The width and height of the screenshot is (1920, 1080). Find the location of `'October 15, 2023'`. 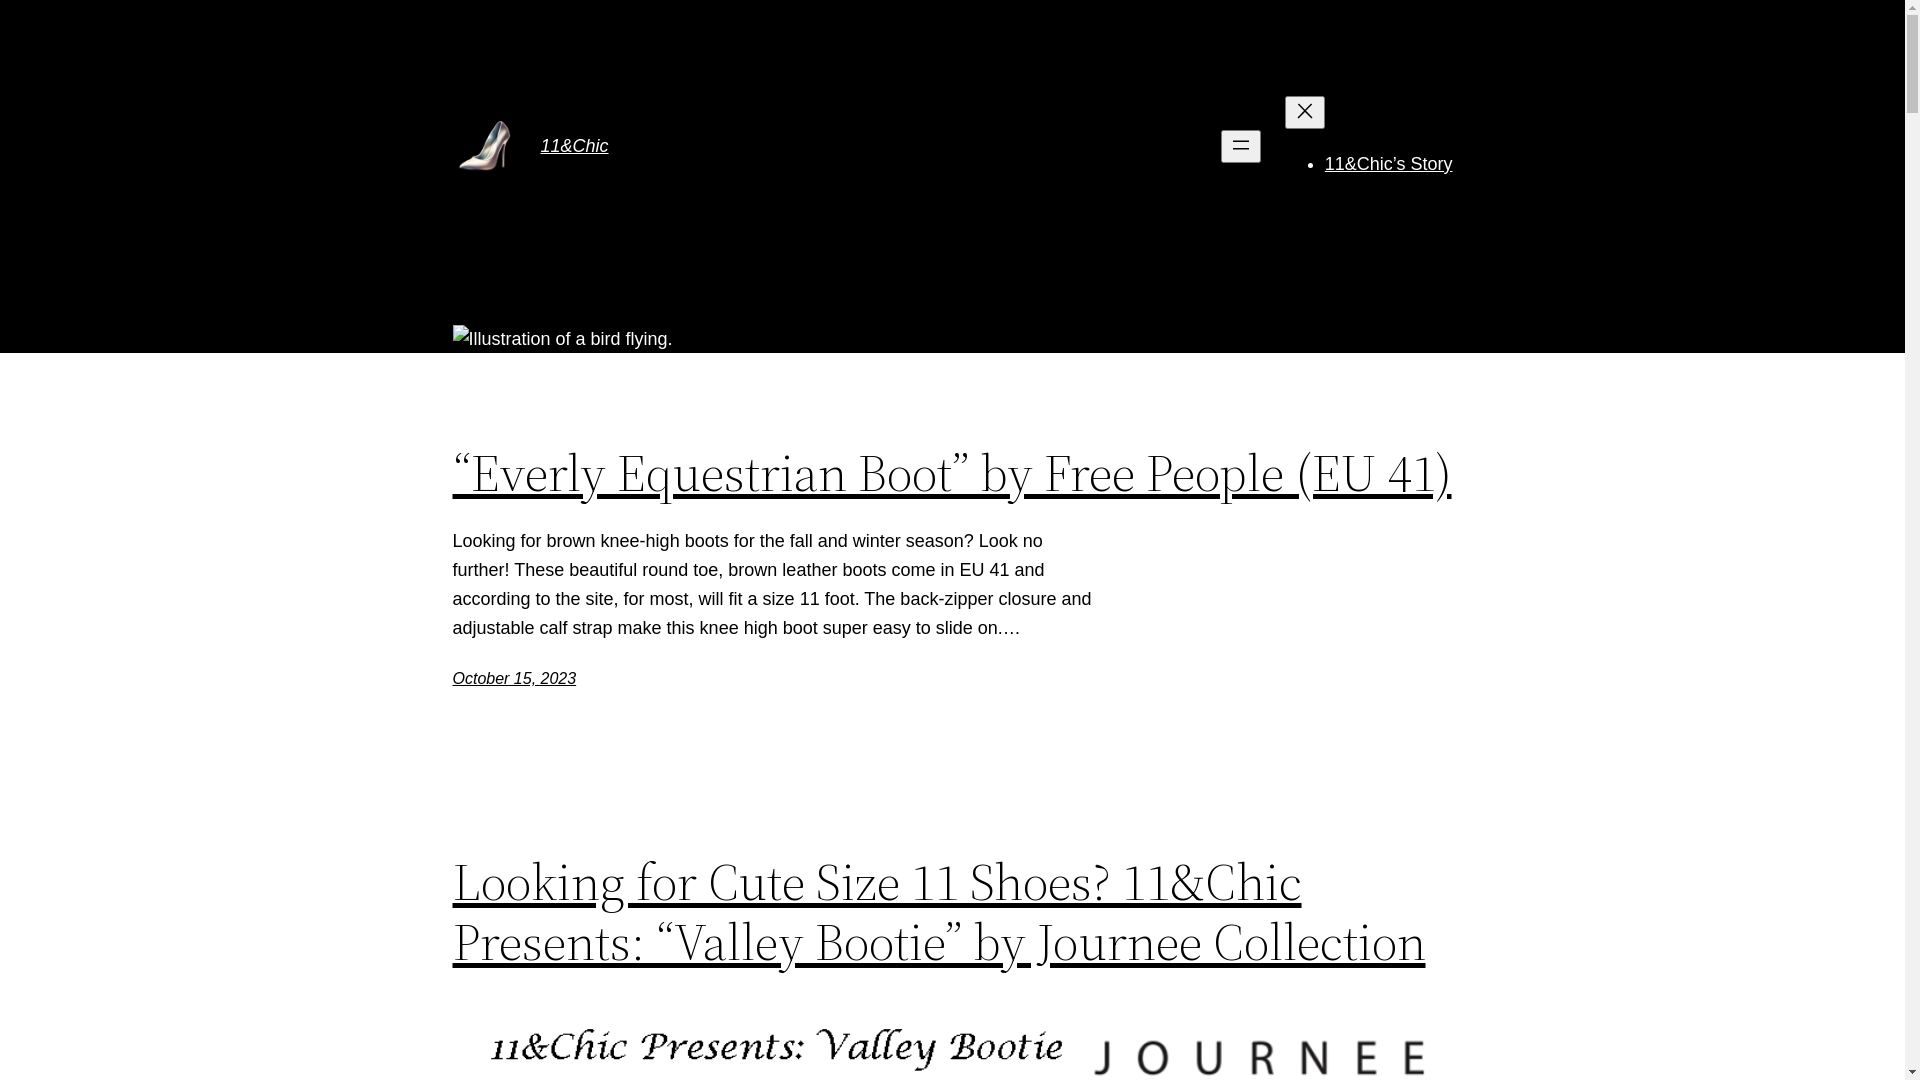

'October 15, 2023' is located at coordinates (513, 677).